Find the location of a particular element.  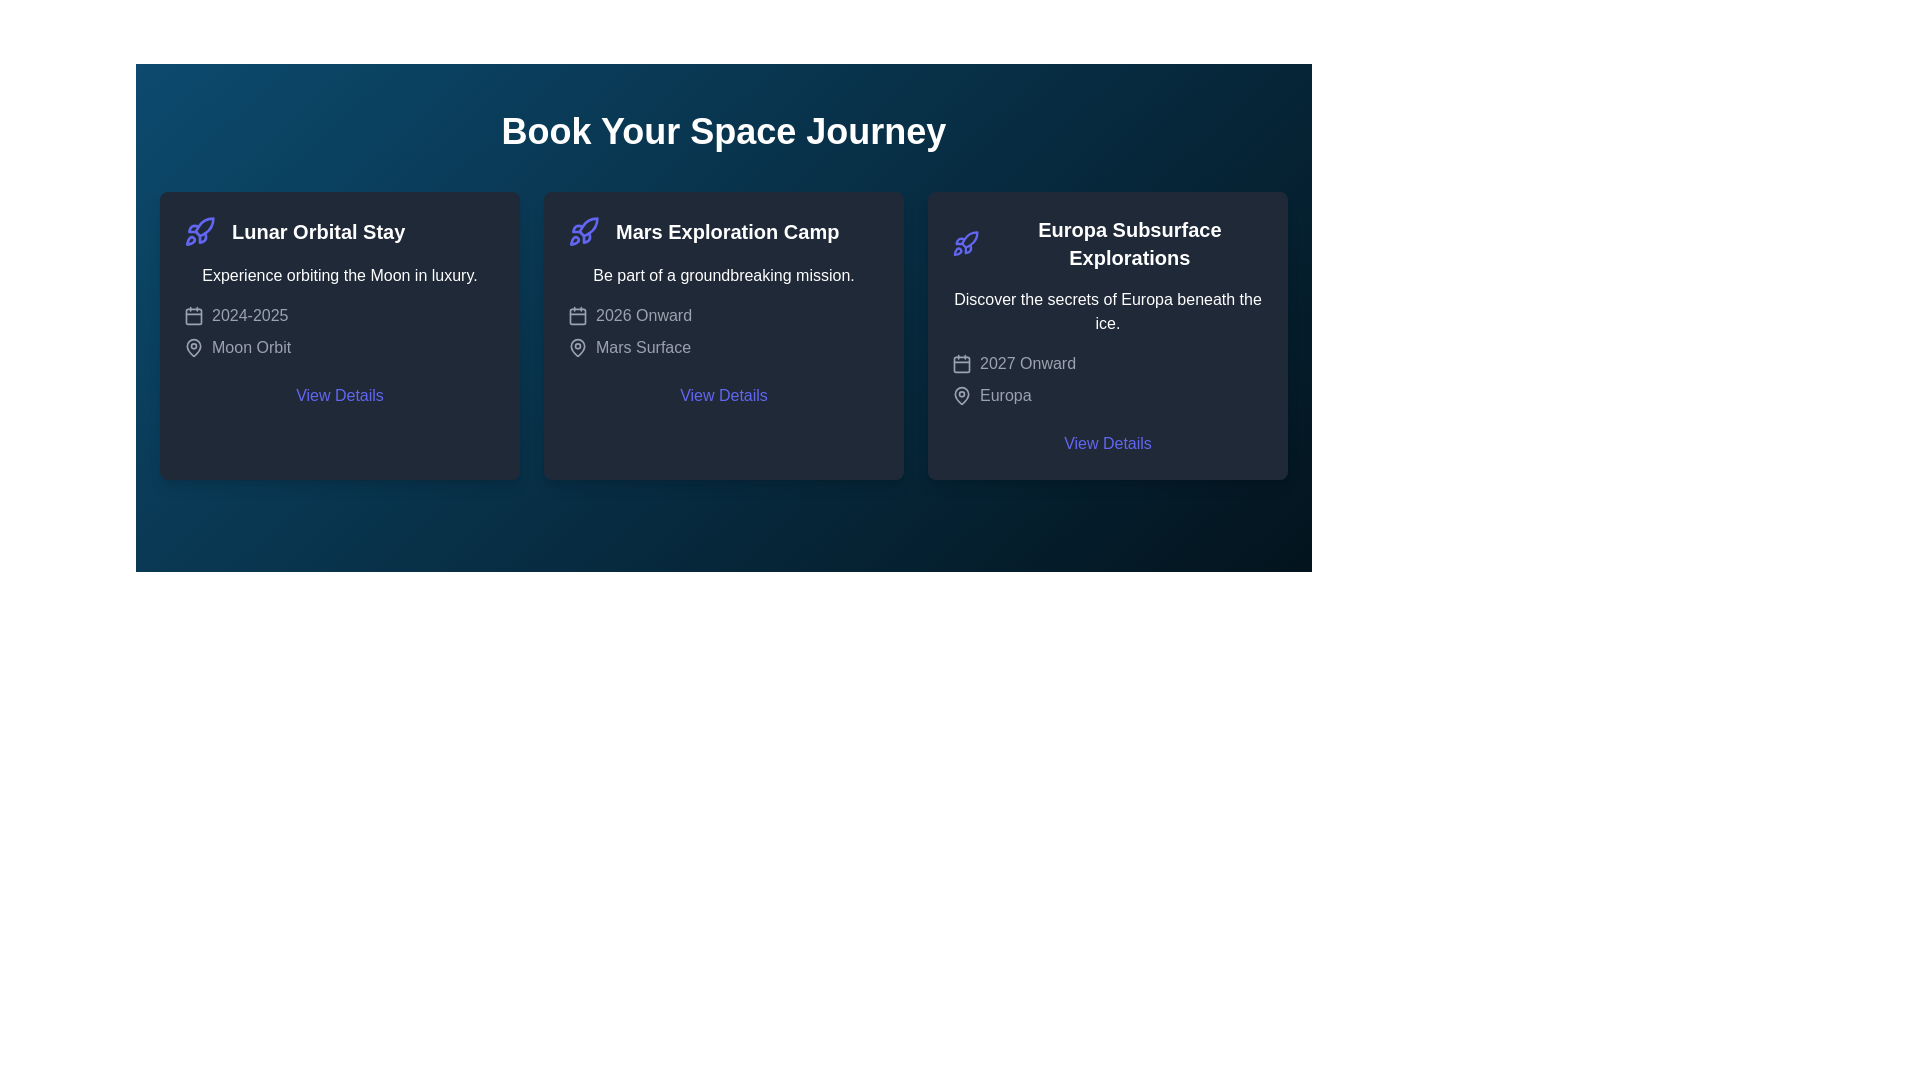

descriptive static text located in the center area of the second card, which provides information about the 'Mars Exploration Camp' offering, positioned beneath the title and above the details is located at coordinates (723, 276).